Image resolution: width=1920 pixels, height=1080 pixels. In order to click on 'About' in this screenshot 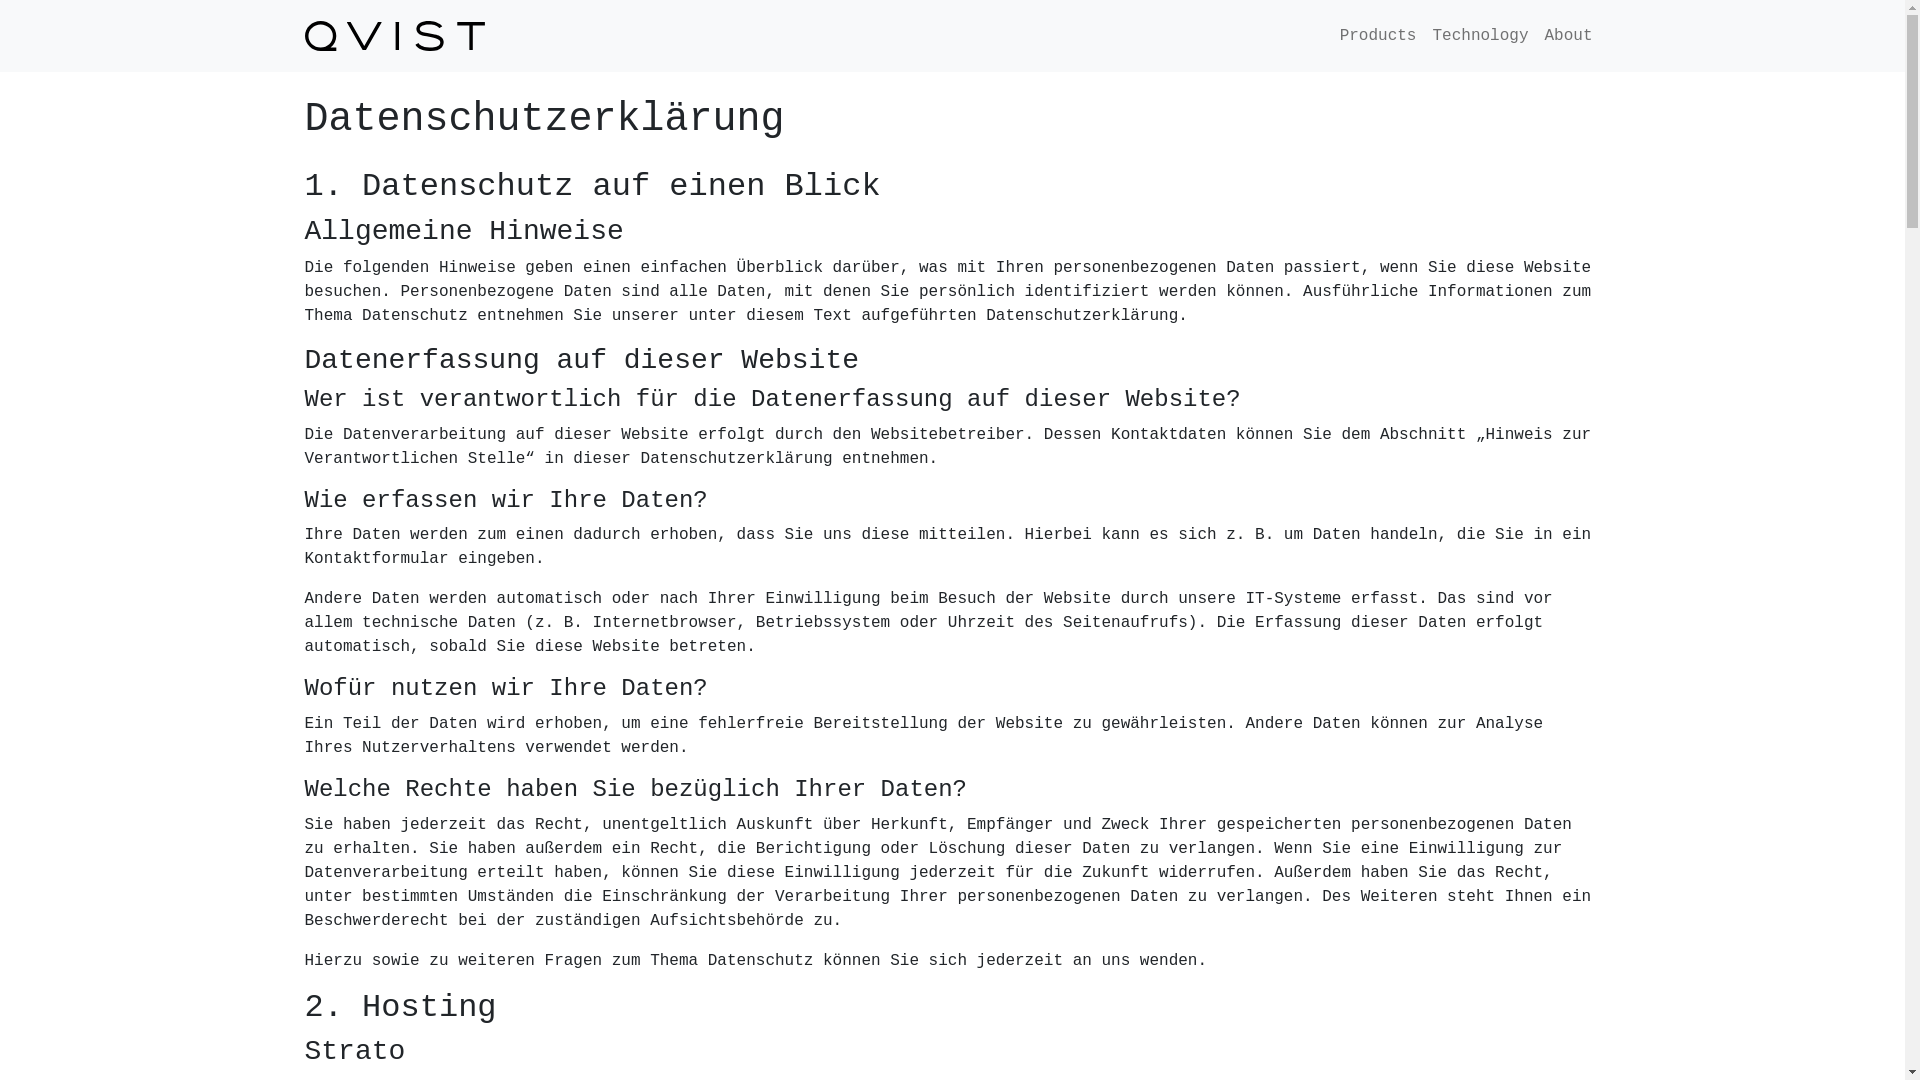, I will do `click(1567, 35)`.